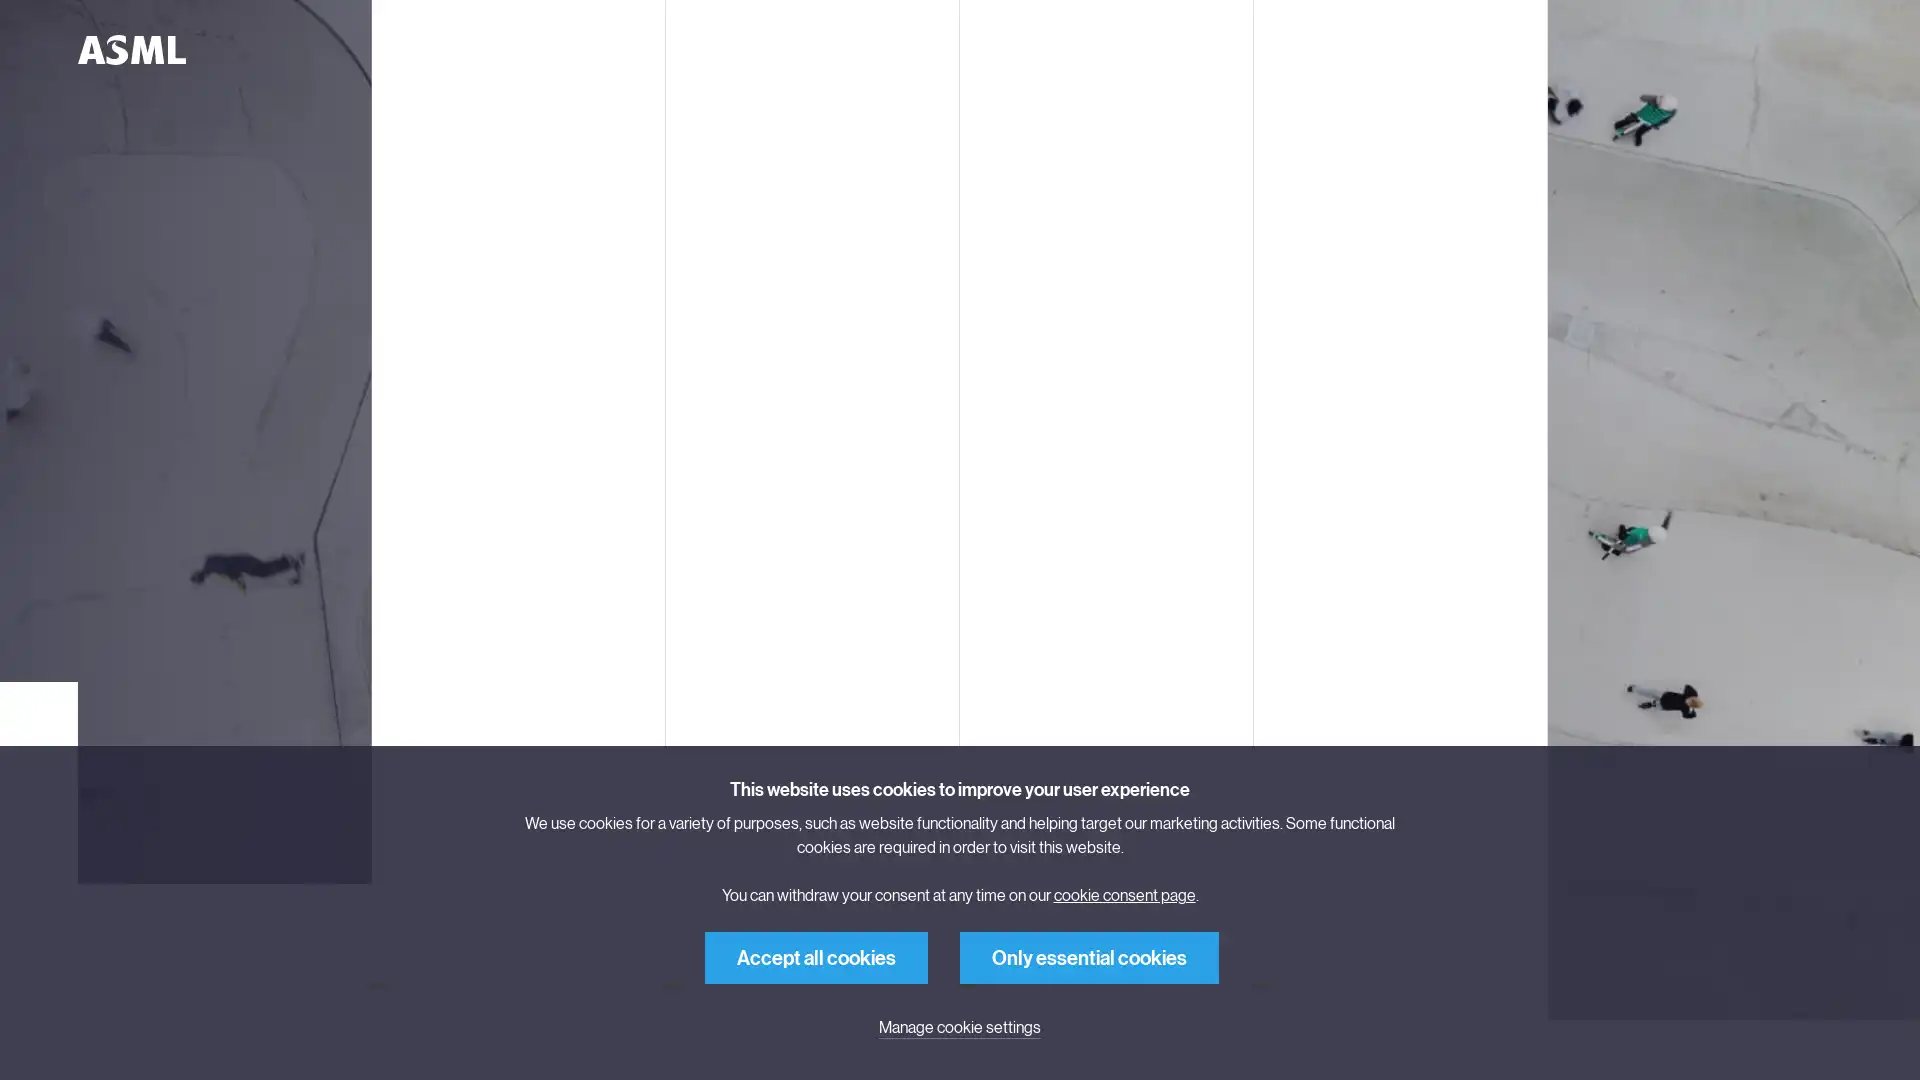  Describe the element at coordinates (1088, 956) in the screenshot. I see `Only essential cookies` at that location.